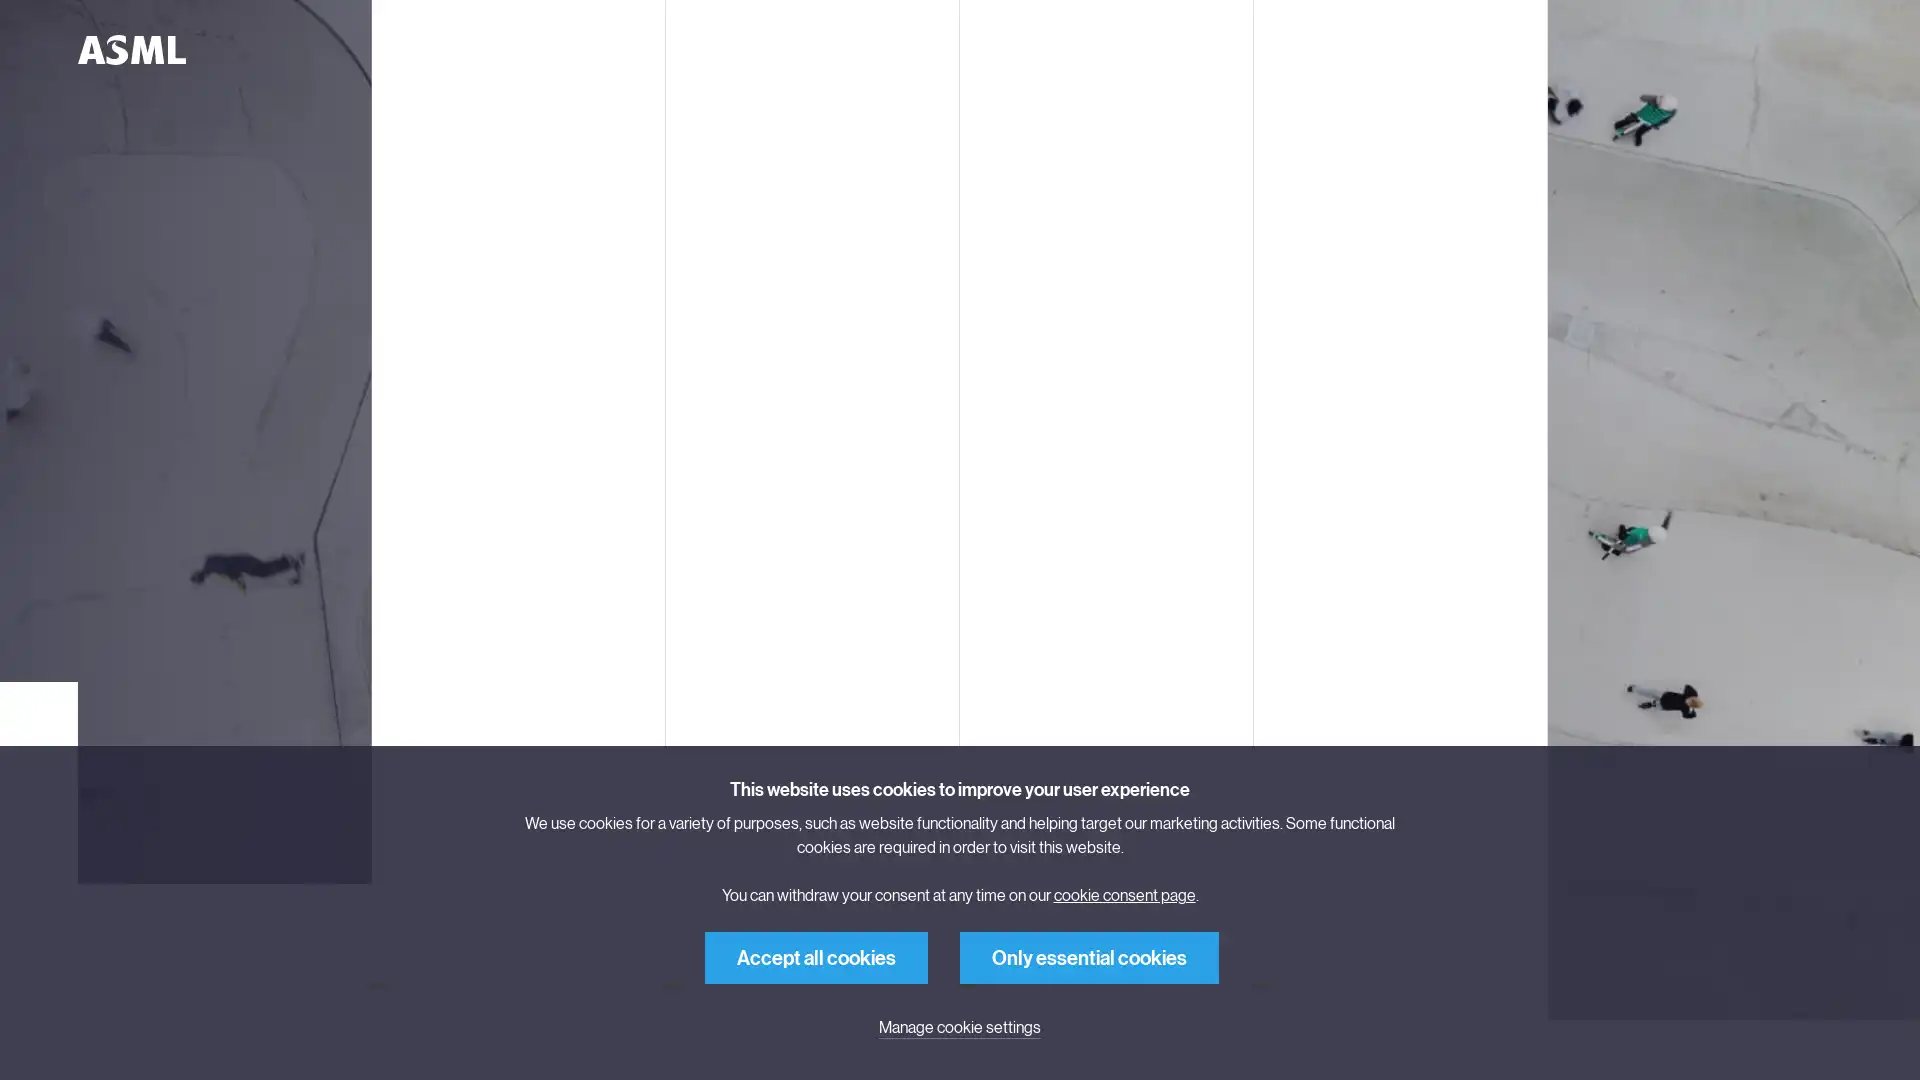  Describe the element at coordinates (1088, 956) in the screenshot. I see `Only essential cookies` at that location.